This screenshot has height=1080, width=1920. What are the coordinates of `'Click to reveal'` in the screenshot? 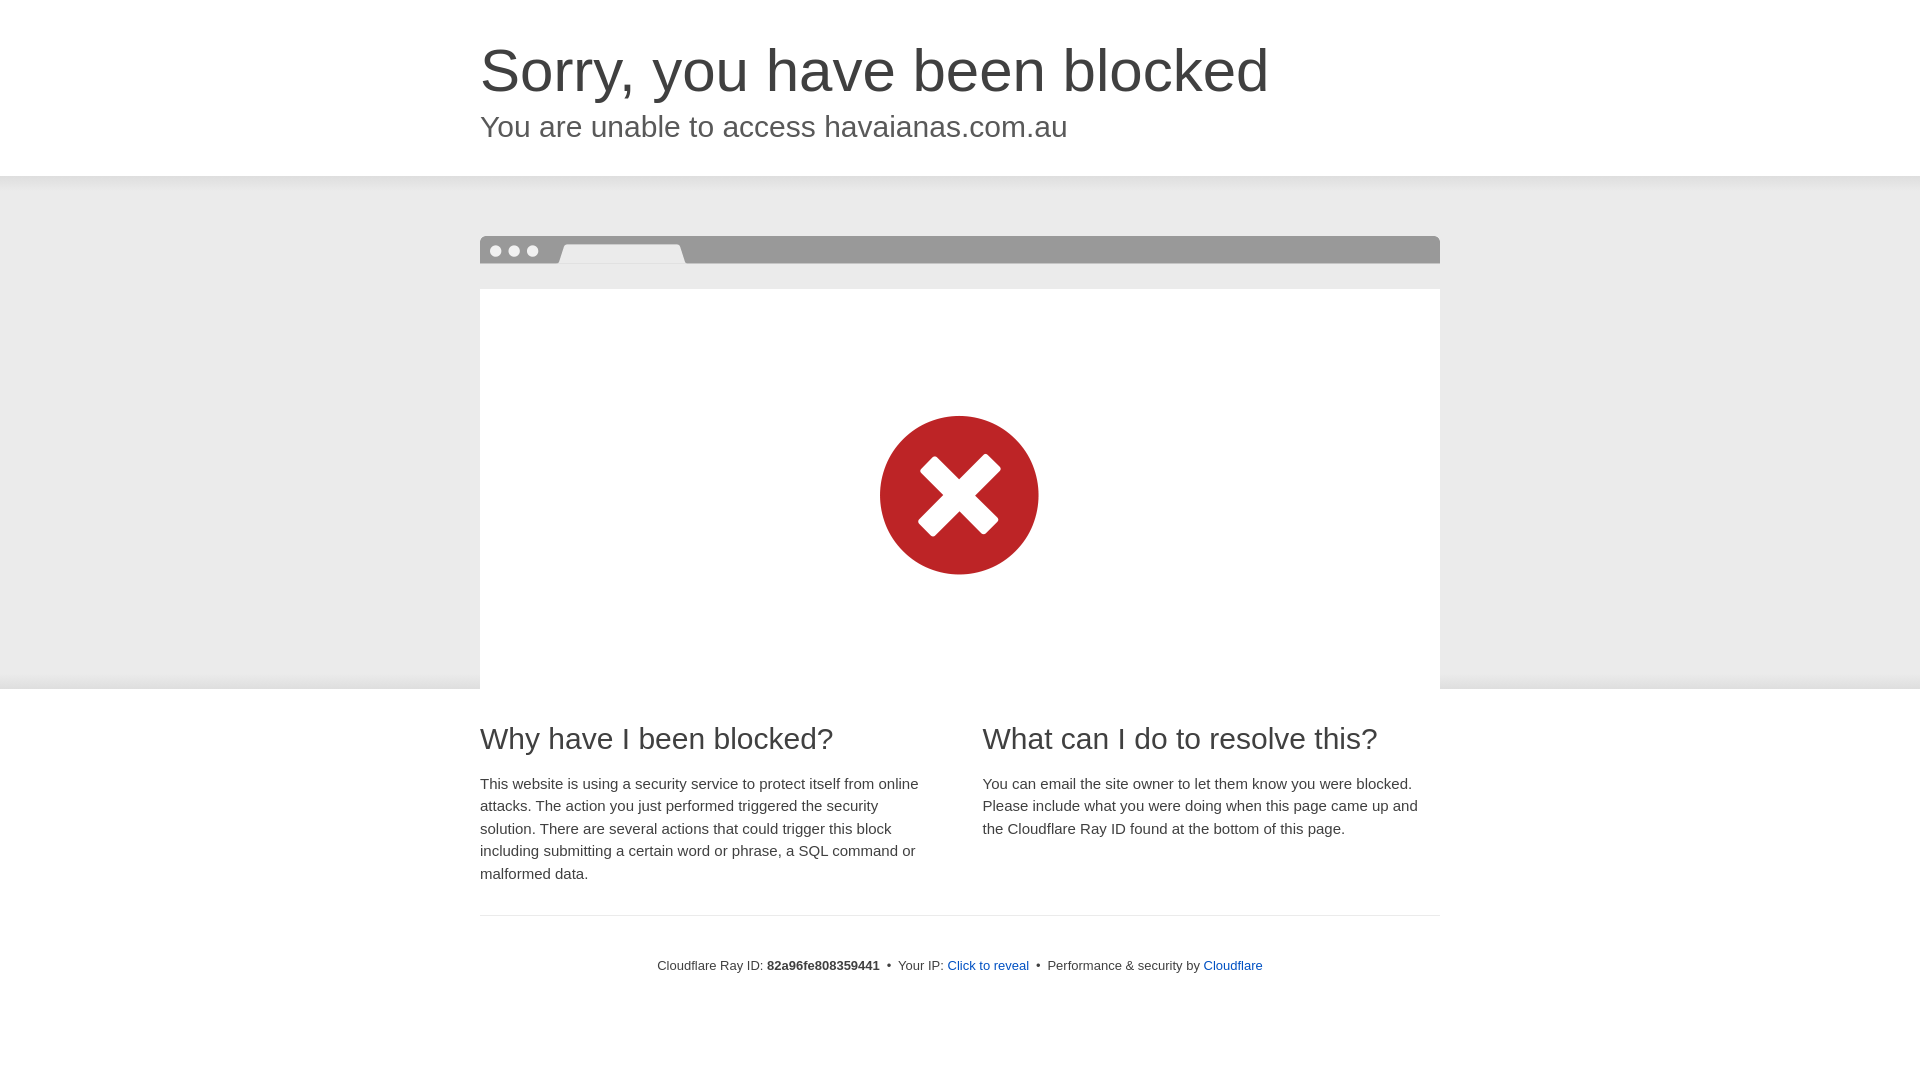 It's located at (988, 964).